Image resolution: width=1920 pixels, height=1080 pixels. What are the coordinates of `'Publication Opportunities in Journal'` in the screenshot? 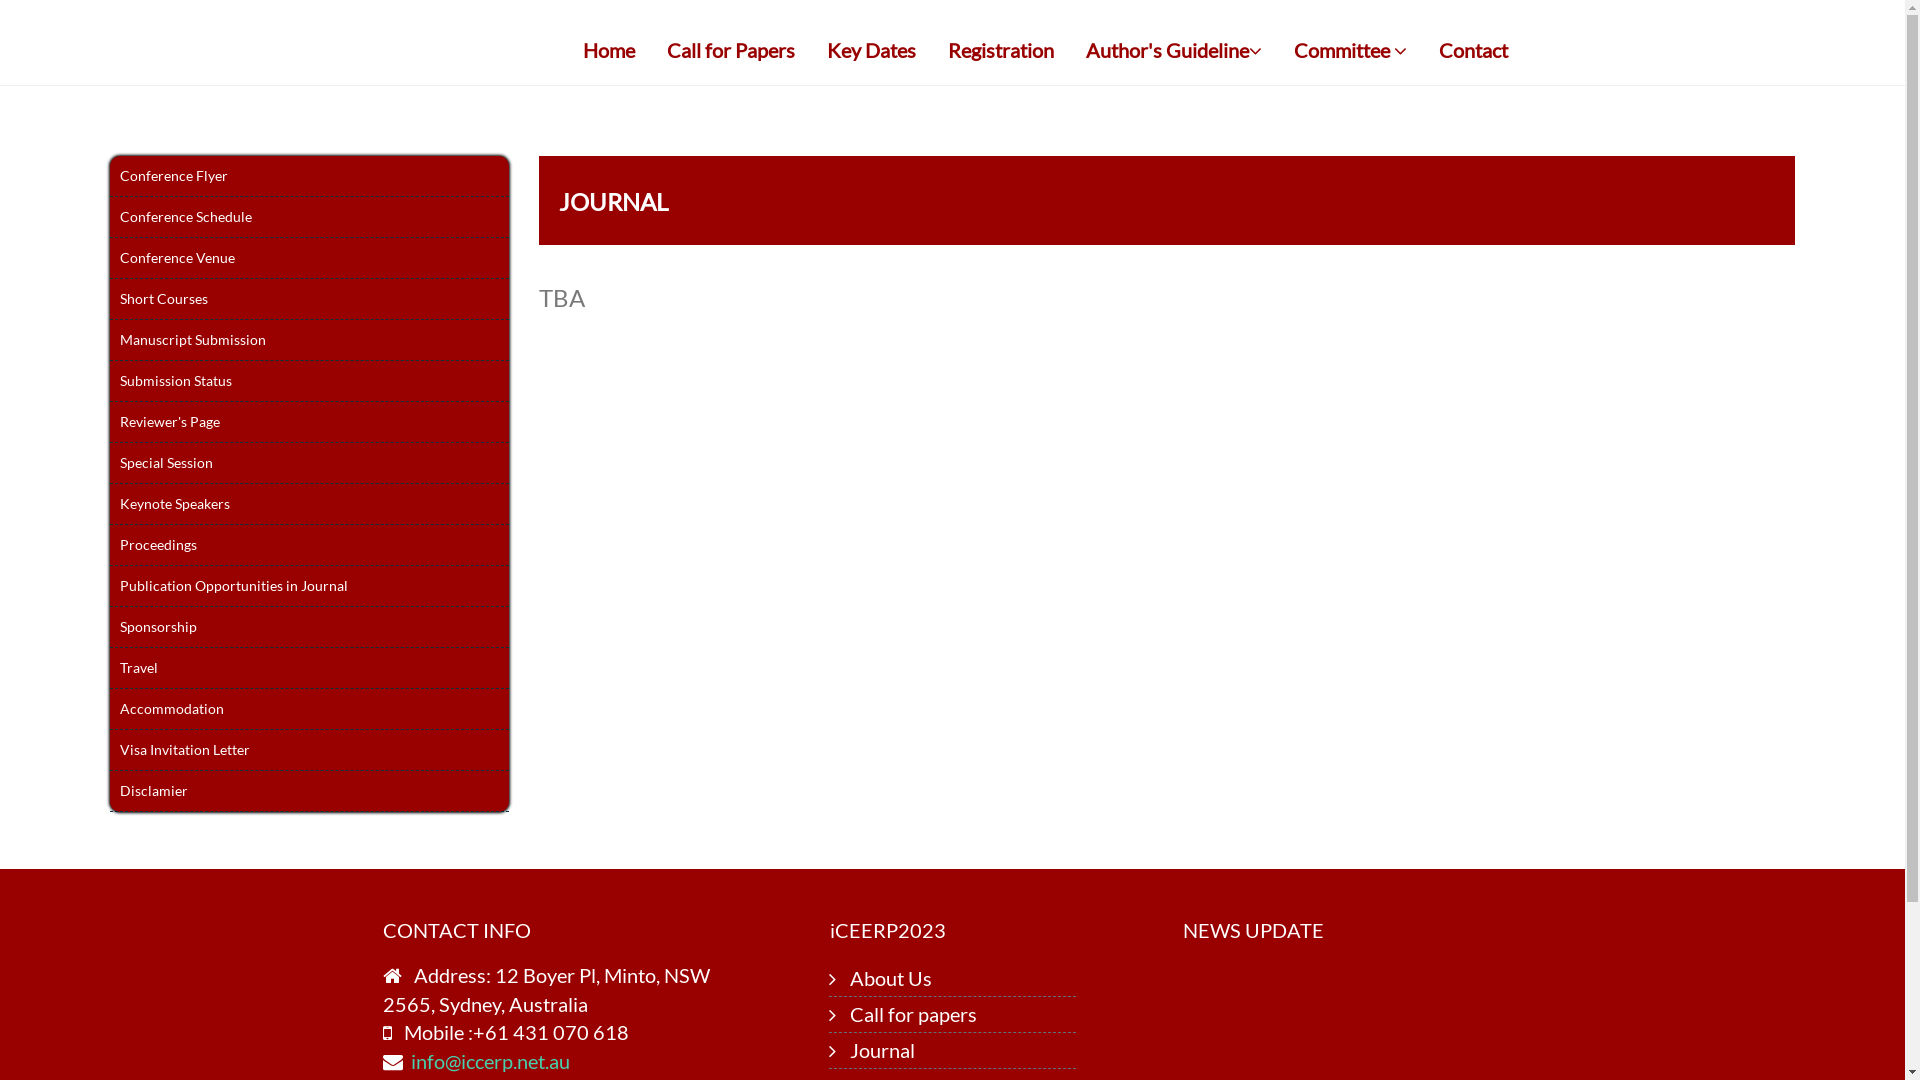 It's located at (308, 585).